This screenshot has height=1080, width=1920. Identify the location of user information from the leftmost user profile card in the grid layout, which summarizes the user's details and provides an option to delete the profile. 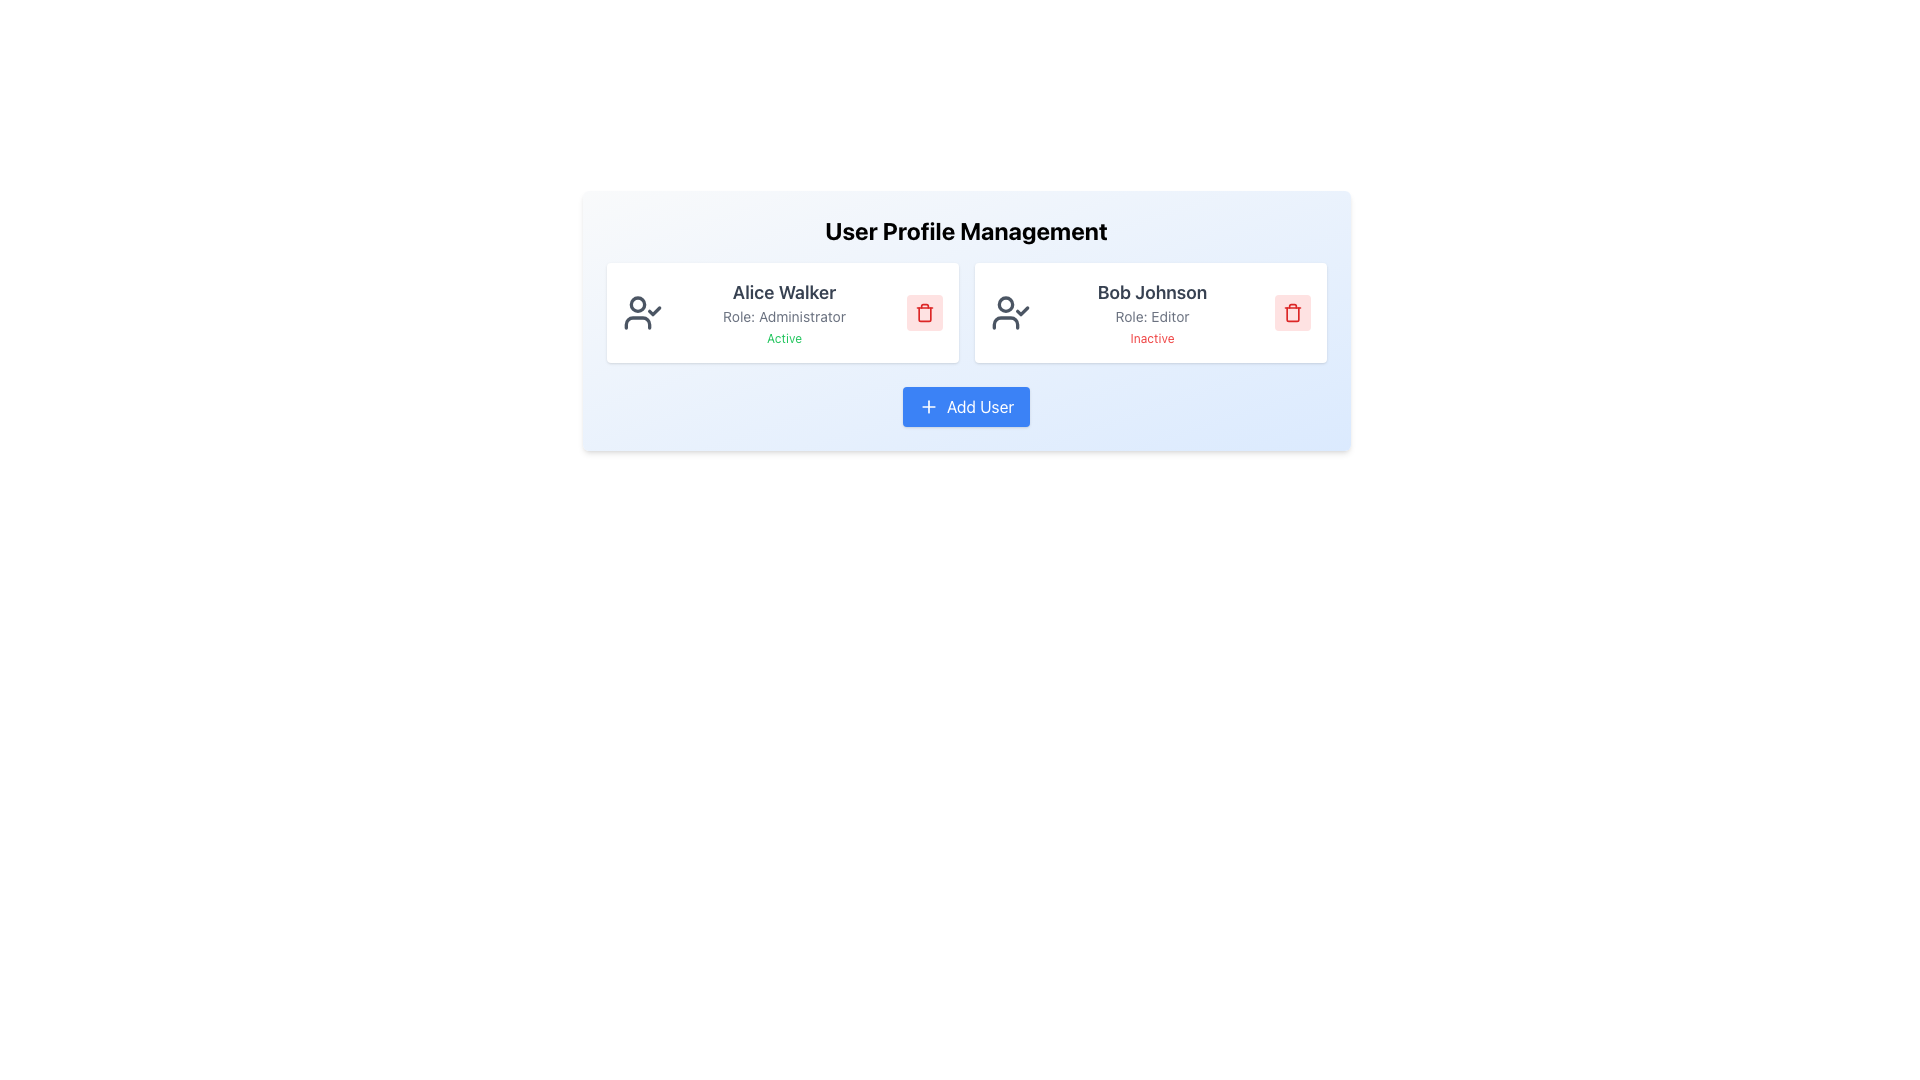
(781, 312).